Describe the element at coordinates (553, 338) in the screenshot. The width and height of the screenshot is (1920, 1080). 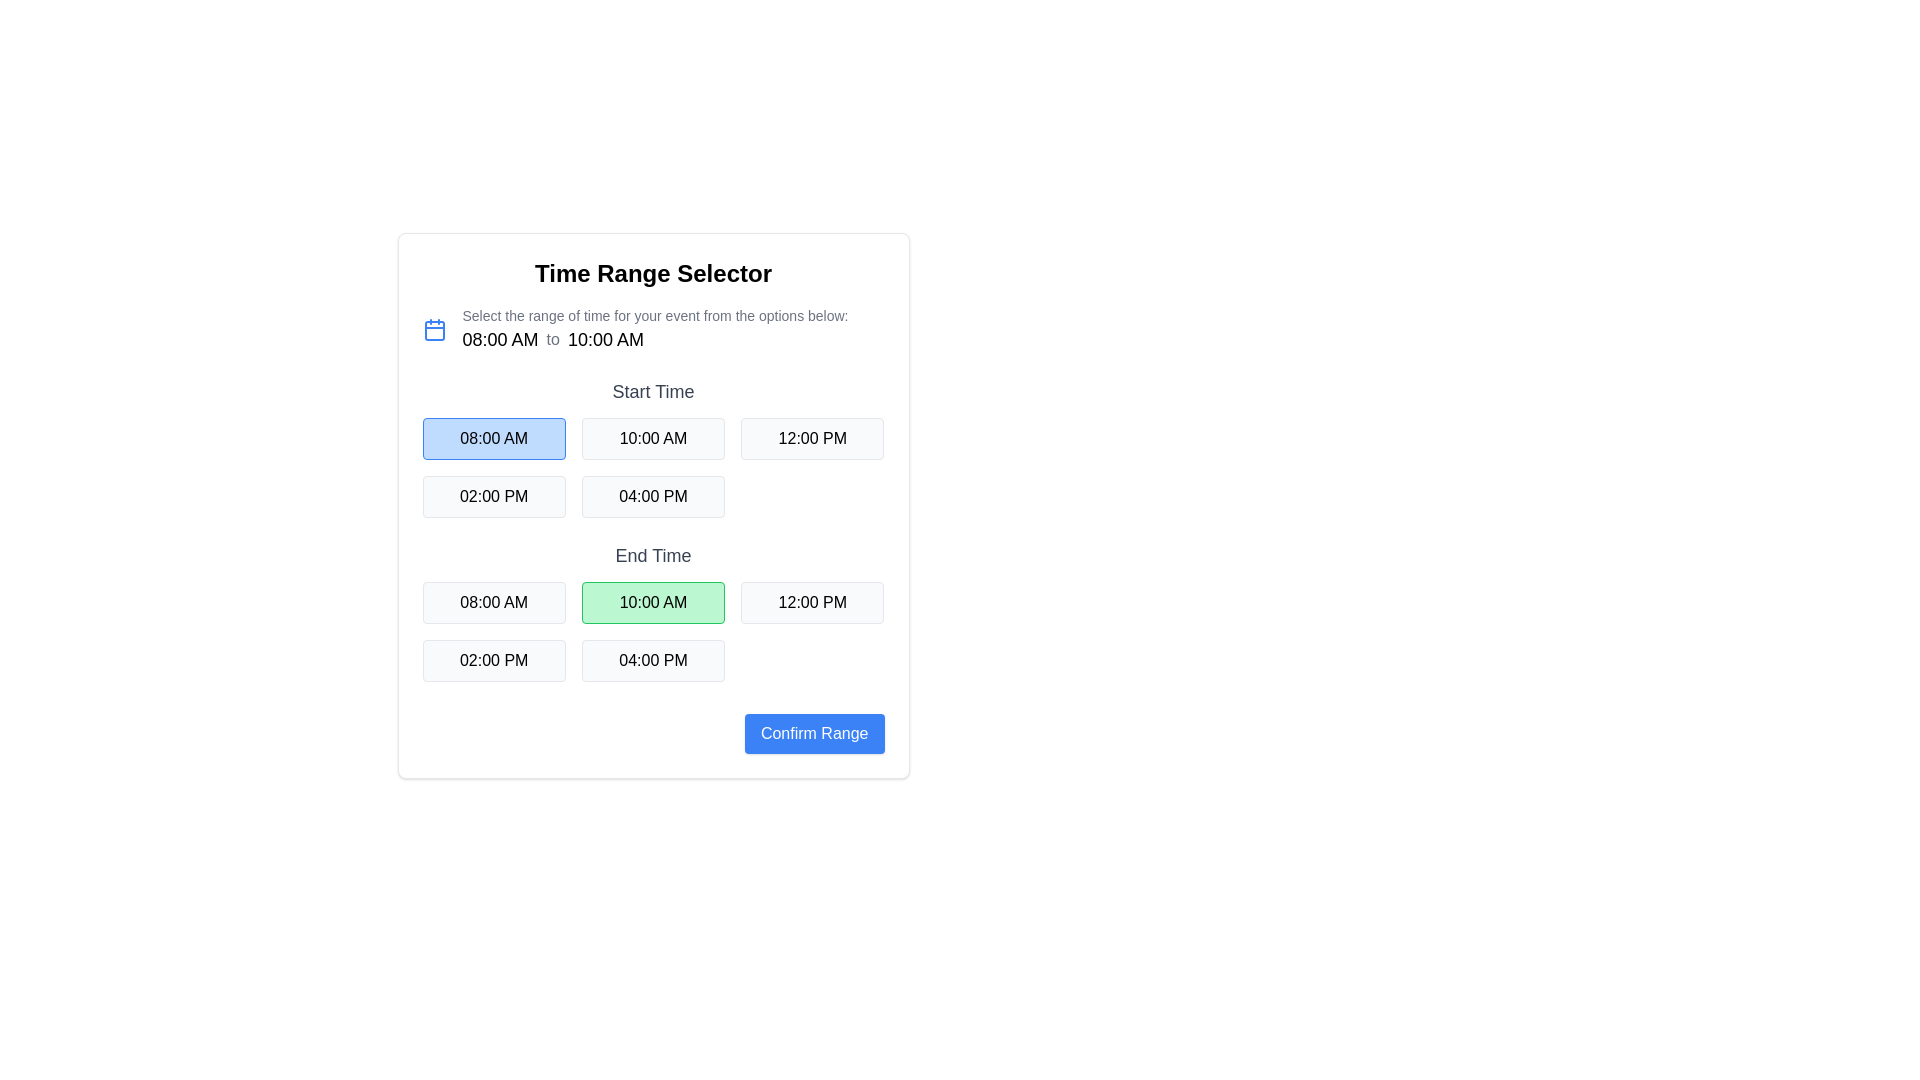
I see `the separator label that visually connects the start time '08:00 AM' and end time '10:00 AM'` at that location.